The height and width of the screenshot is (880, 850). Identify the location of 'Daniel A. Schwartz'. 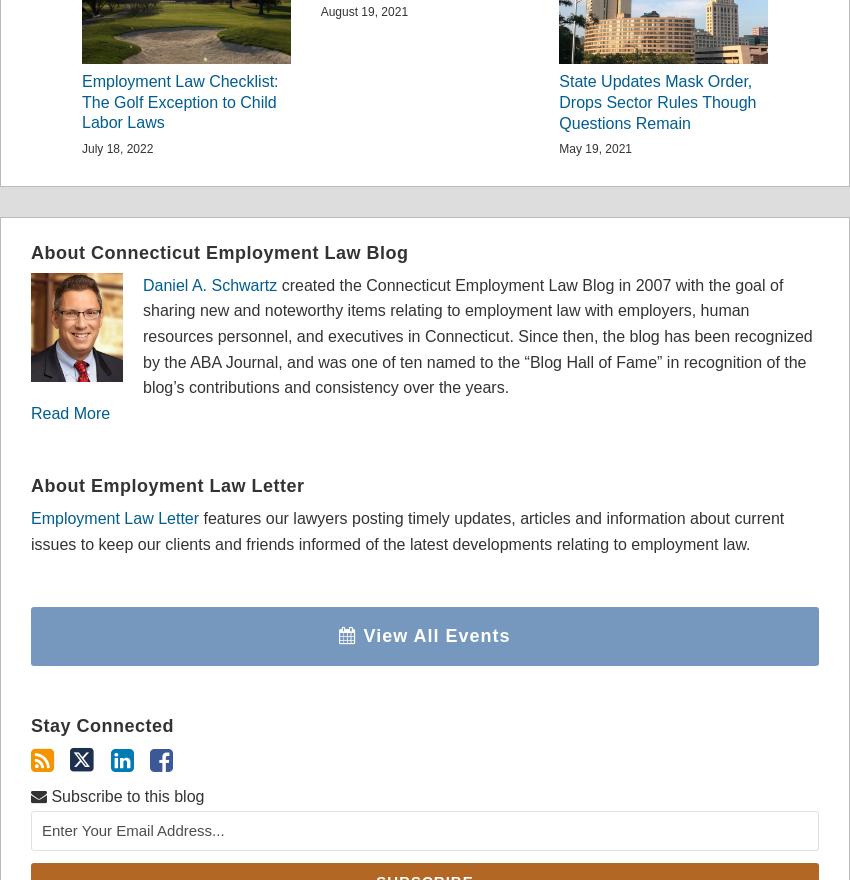
(209, 284).